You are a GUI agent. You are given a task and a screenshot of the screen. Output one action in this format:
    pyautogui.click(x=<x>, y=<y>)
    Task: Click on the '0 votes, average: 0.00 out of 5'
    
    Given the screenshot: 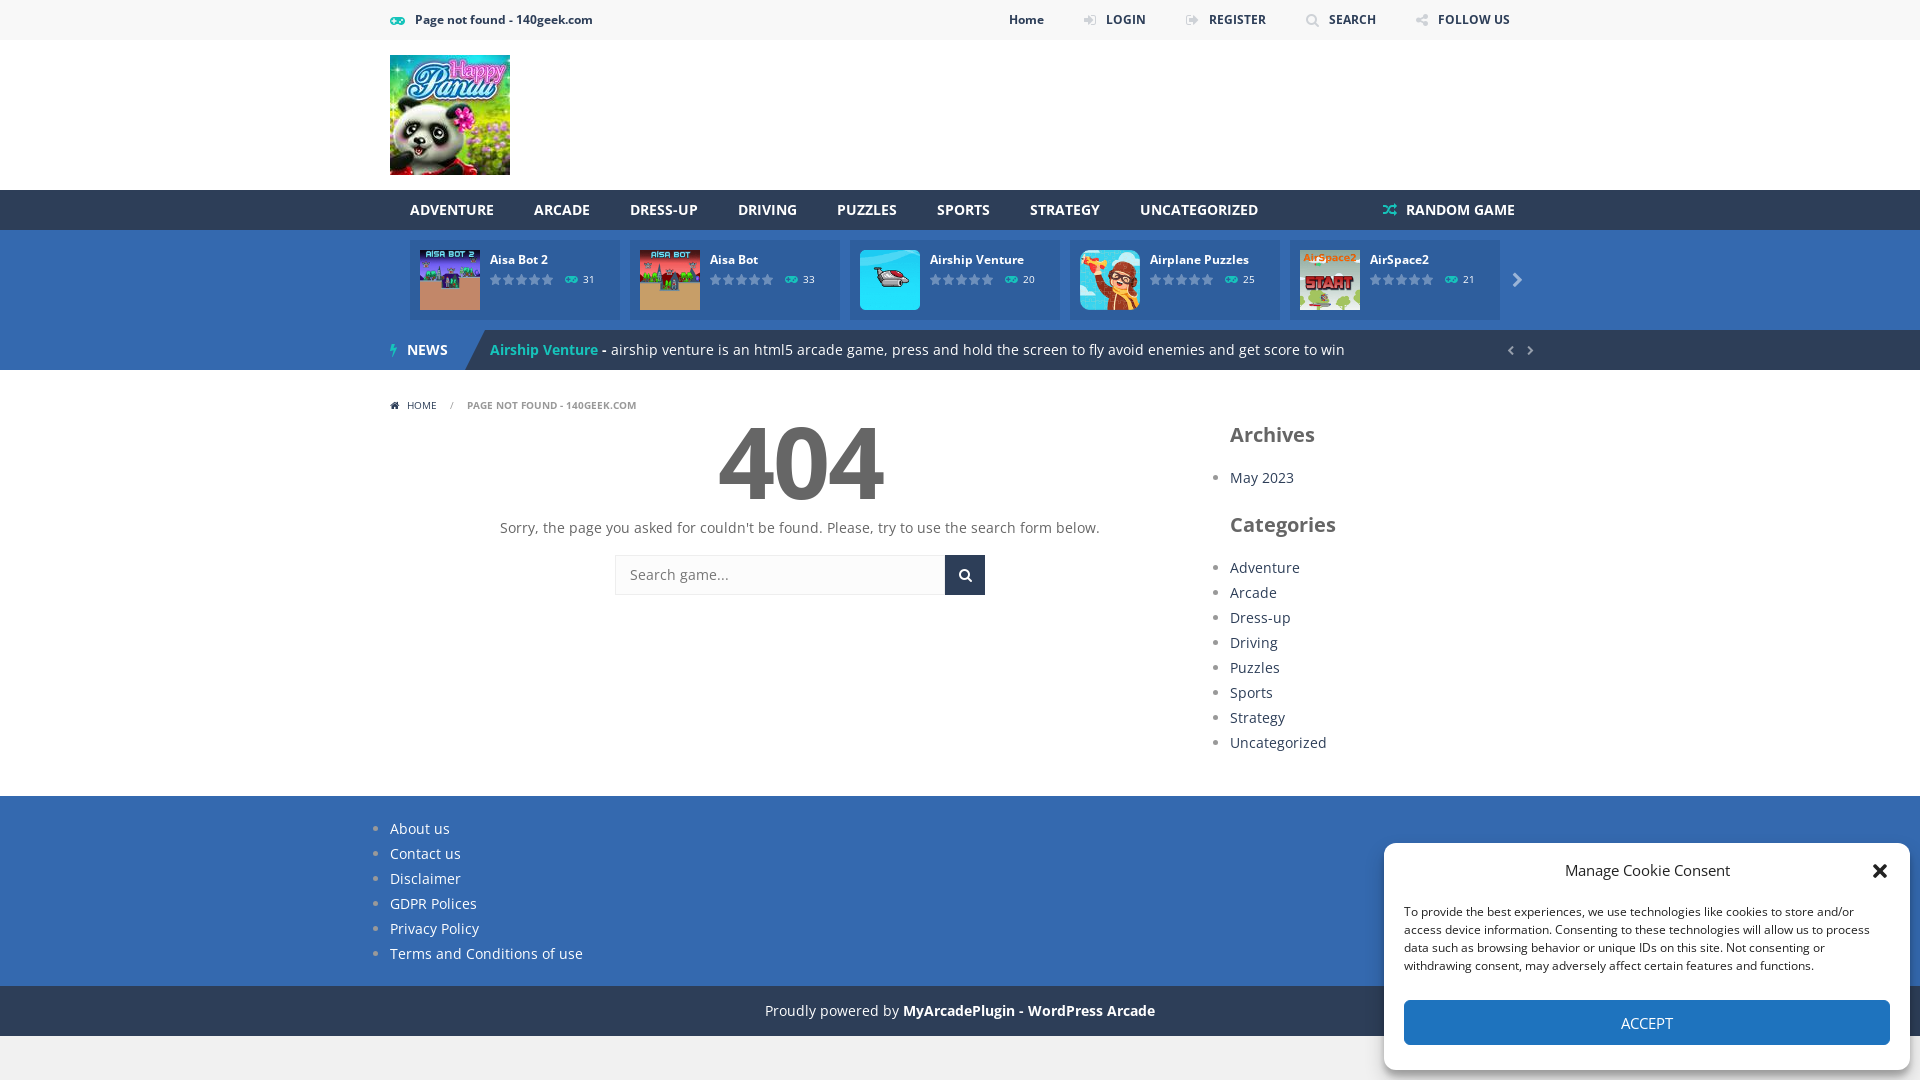 What is the action you would take?
    pyautogui.click(x=535, y=279)
    